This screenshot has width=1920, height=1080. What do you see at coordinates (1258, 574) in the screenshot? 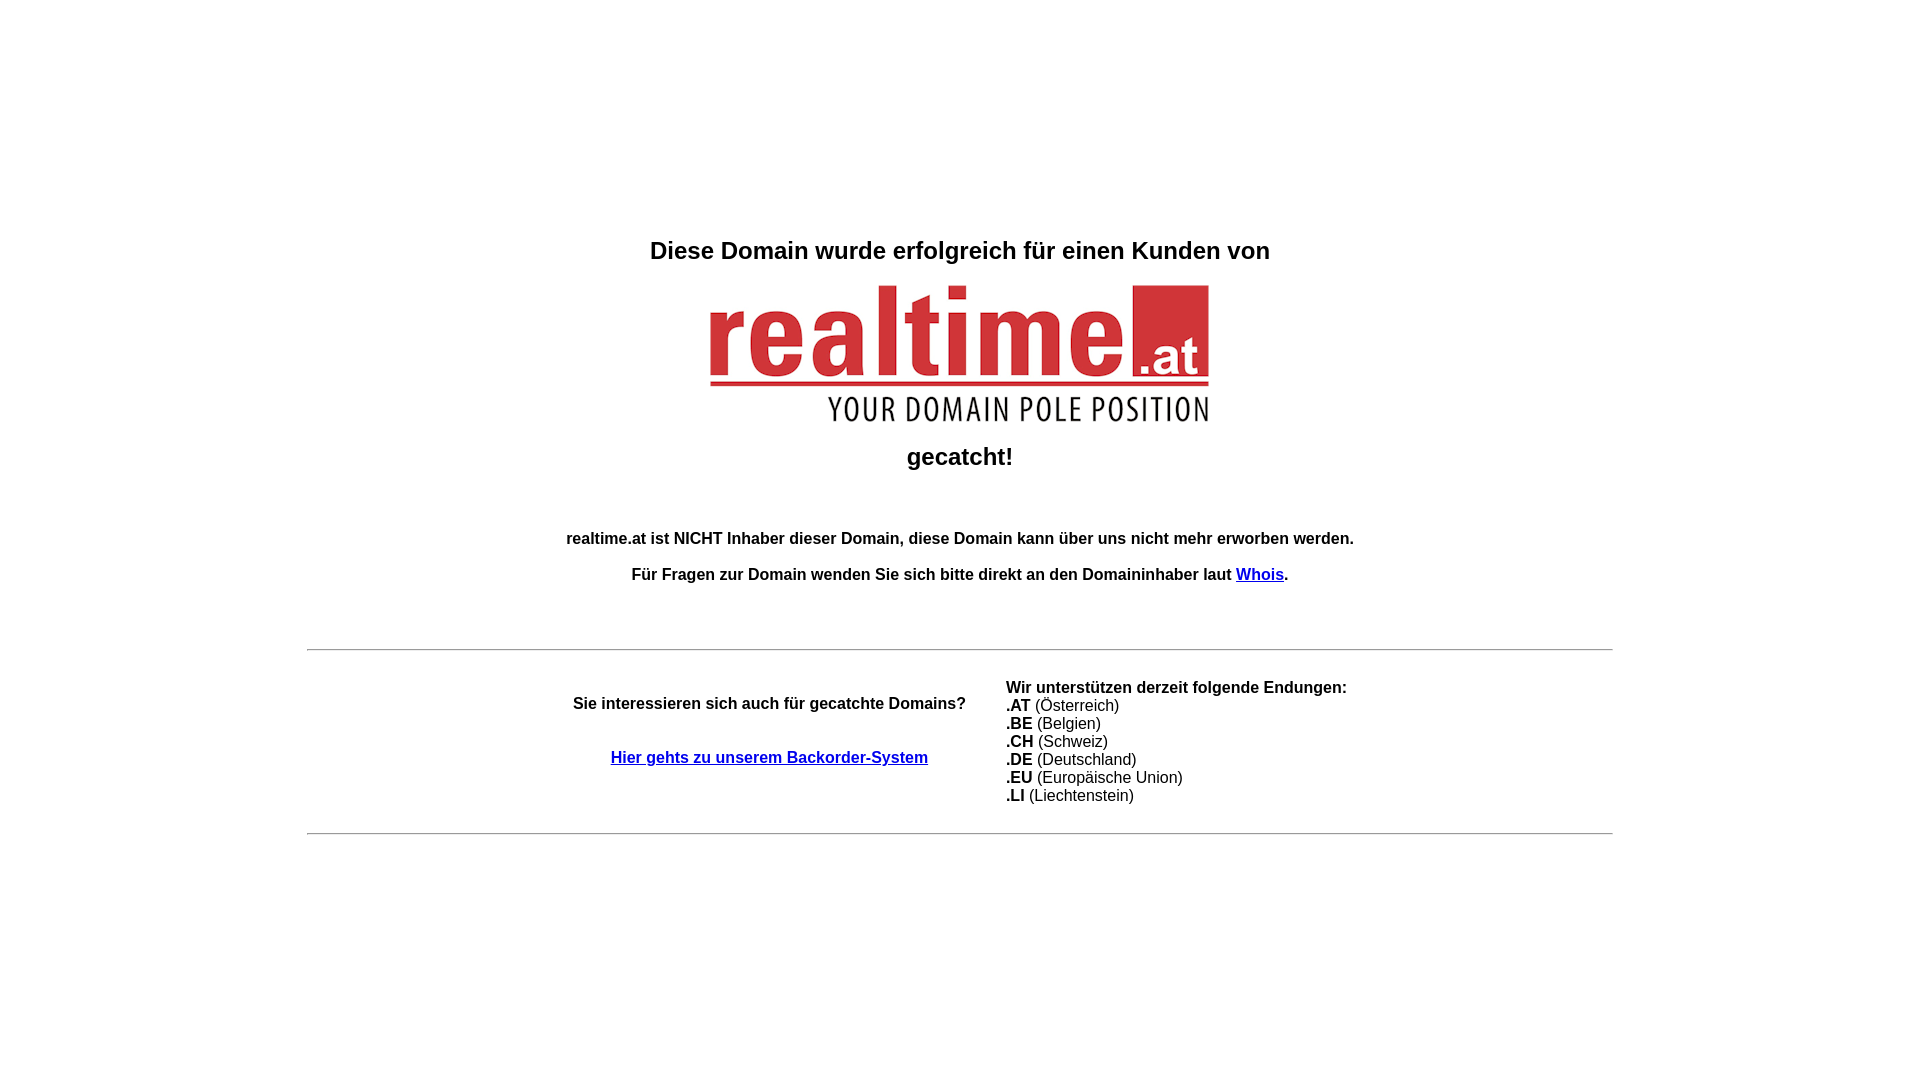
I see `'Whois'` at bounding box center [1258, 574].